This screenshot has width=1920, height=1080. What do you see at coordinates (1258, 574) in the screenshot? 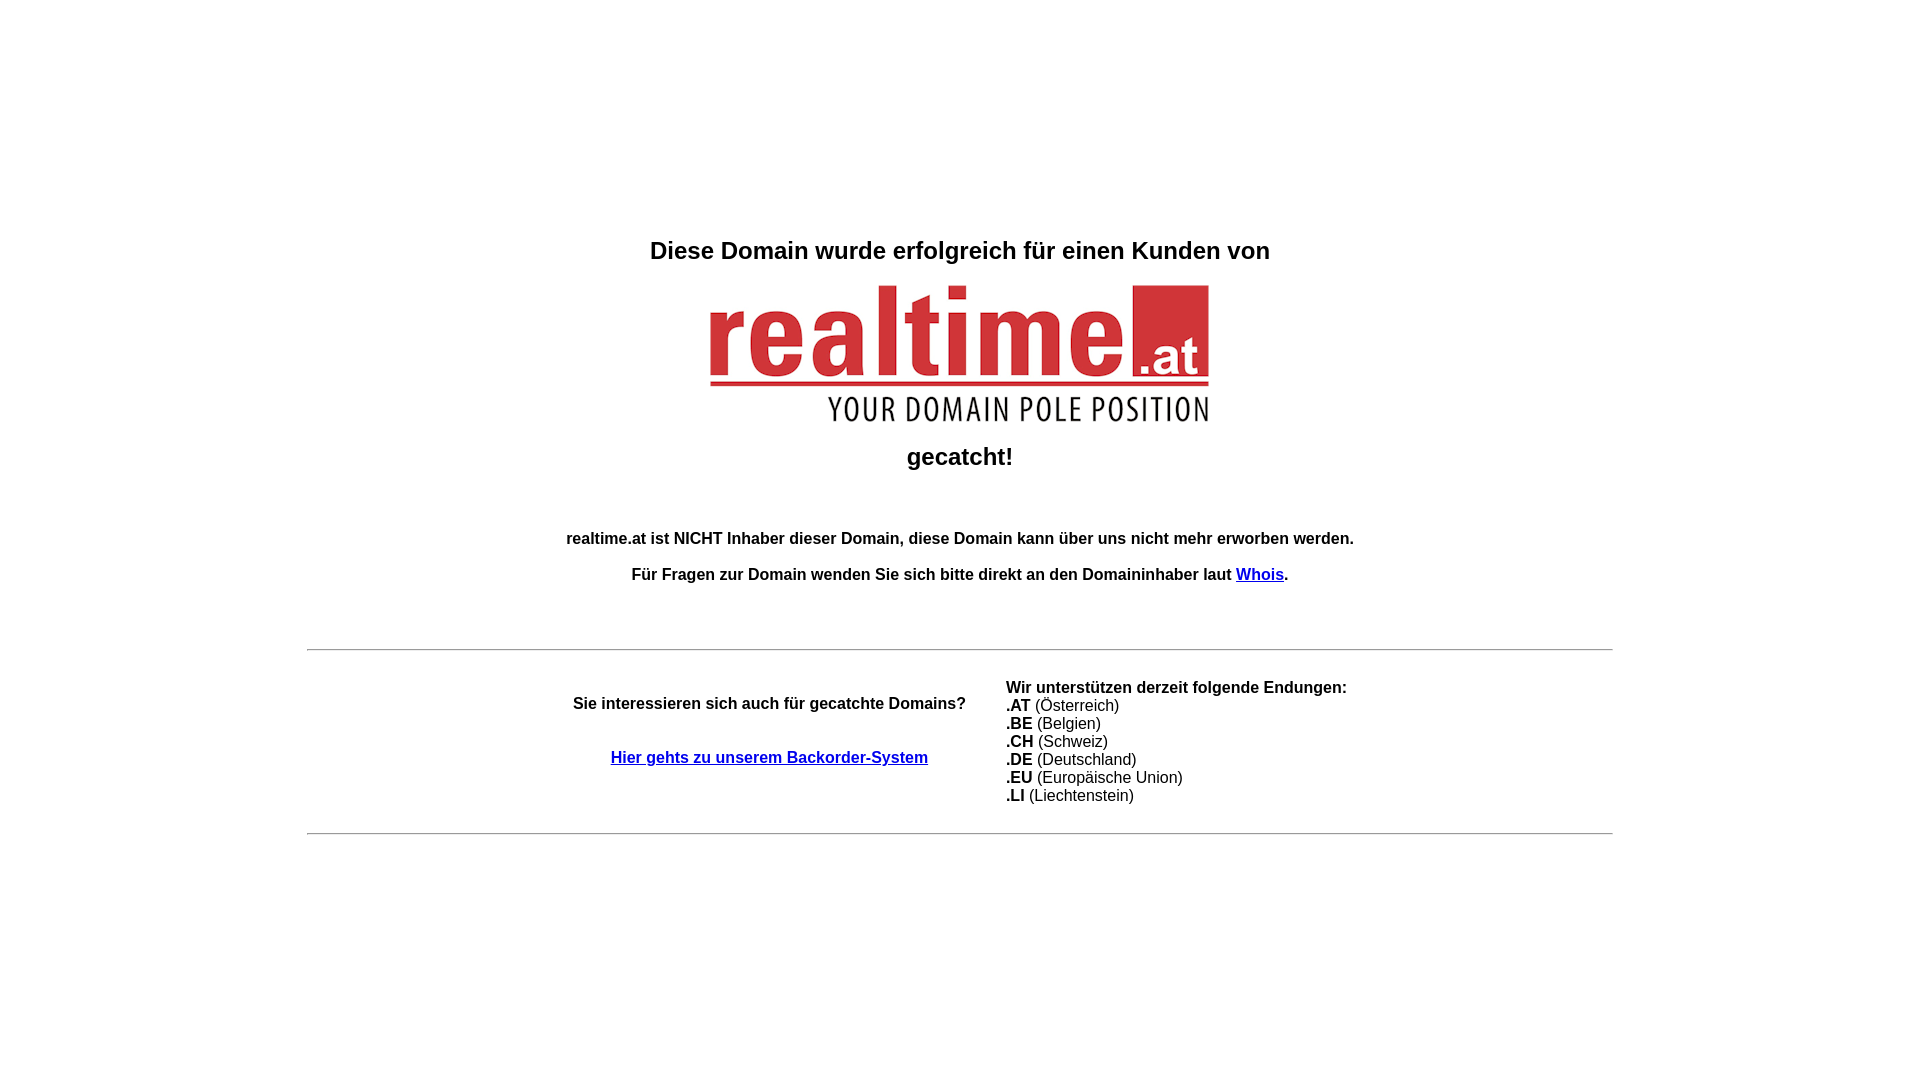
I see `'Whois'` at bounding box center [1258, 574].